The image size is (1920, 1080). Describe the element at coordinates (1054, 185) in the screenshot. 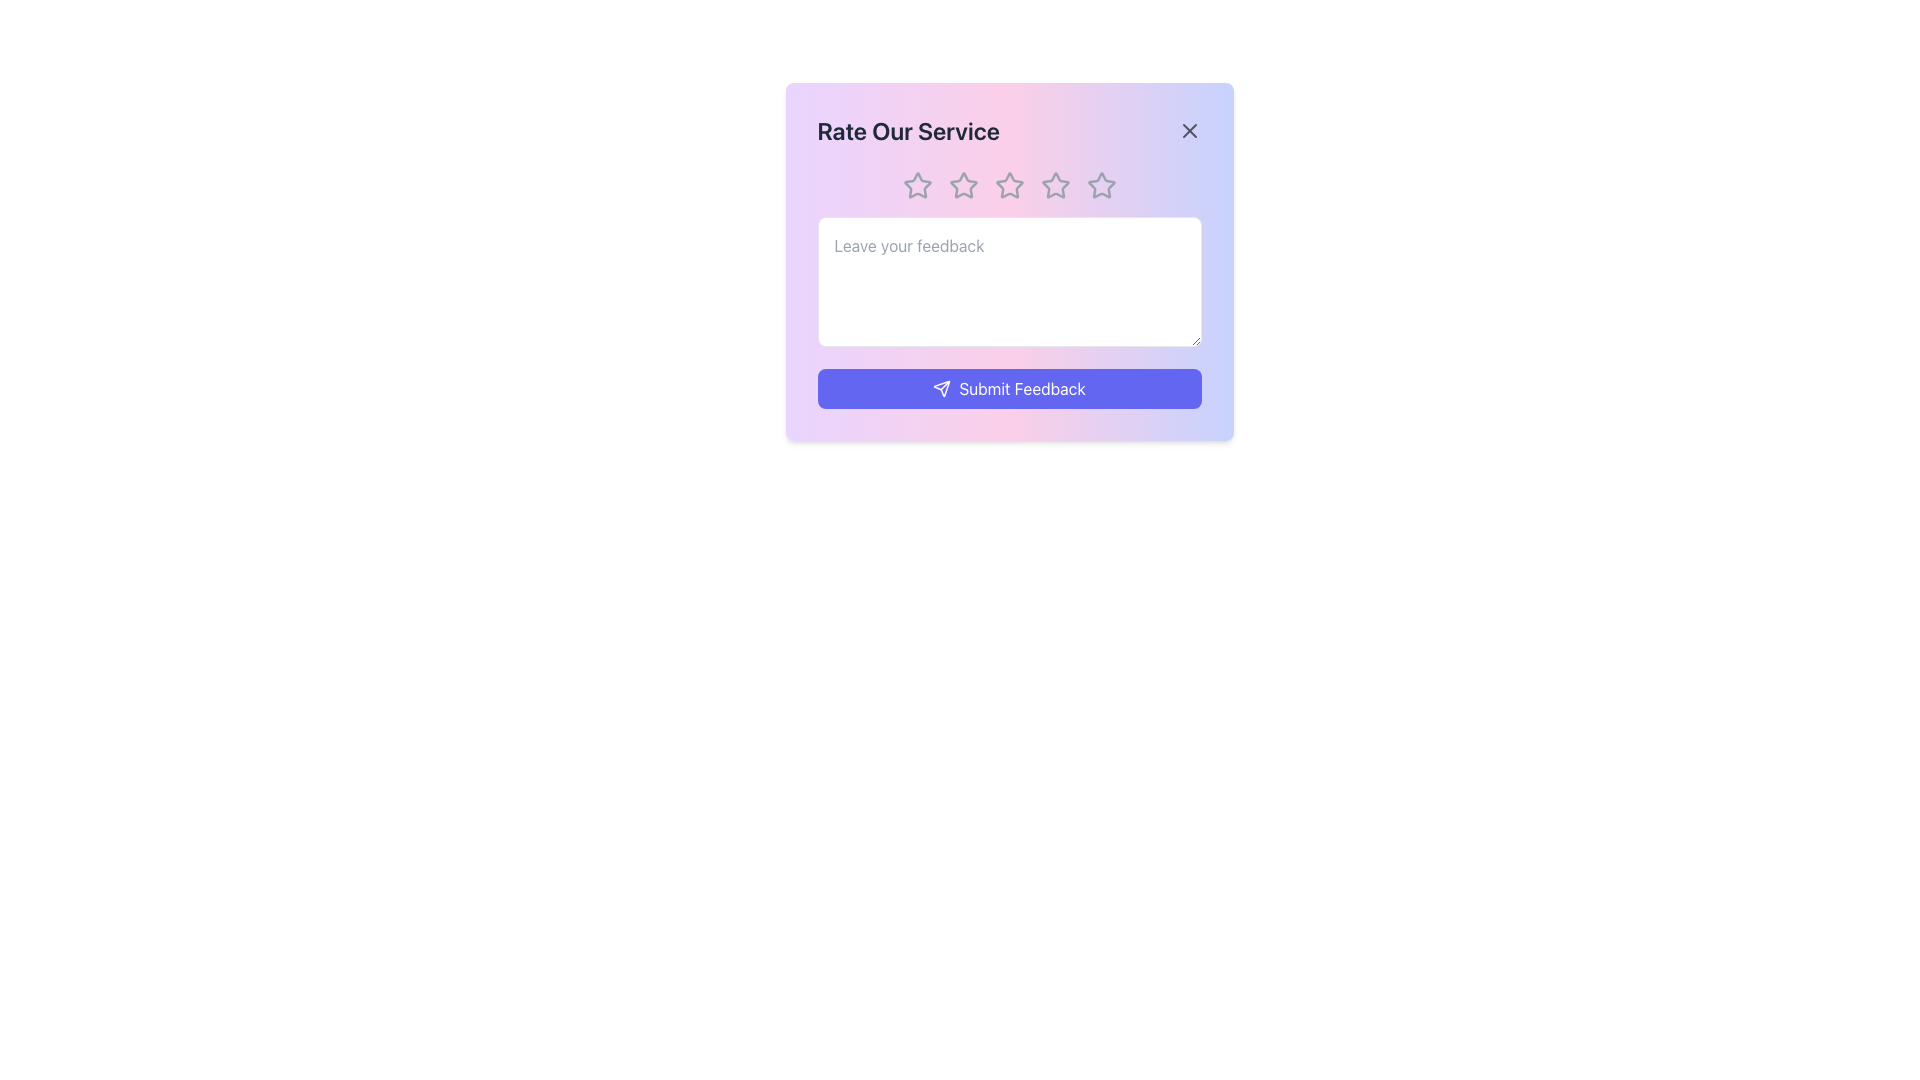

I see `the fourth star icon` at that location.